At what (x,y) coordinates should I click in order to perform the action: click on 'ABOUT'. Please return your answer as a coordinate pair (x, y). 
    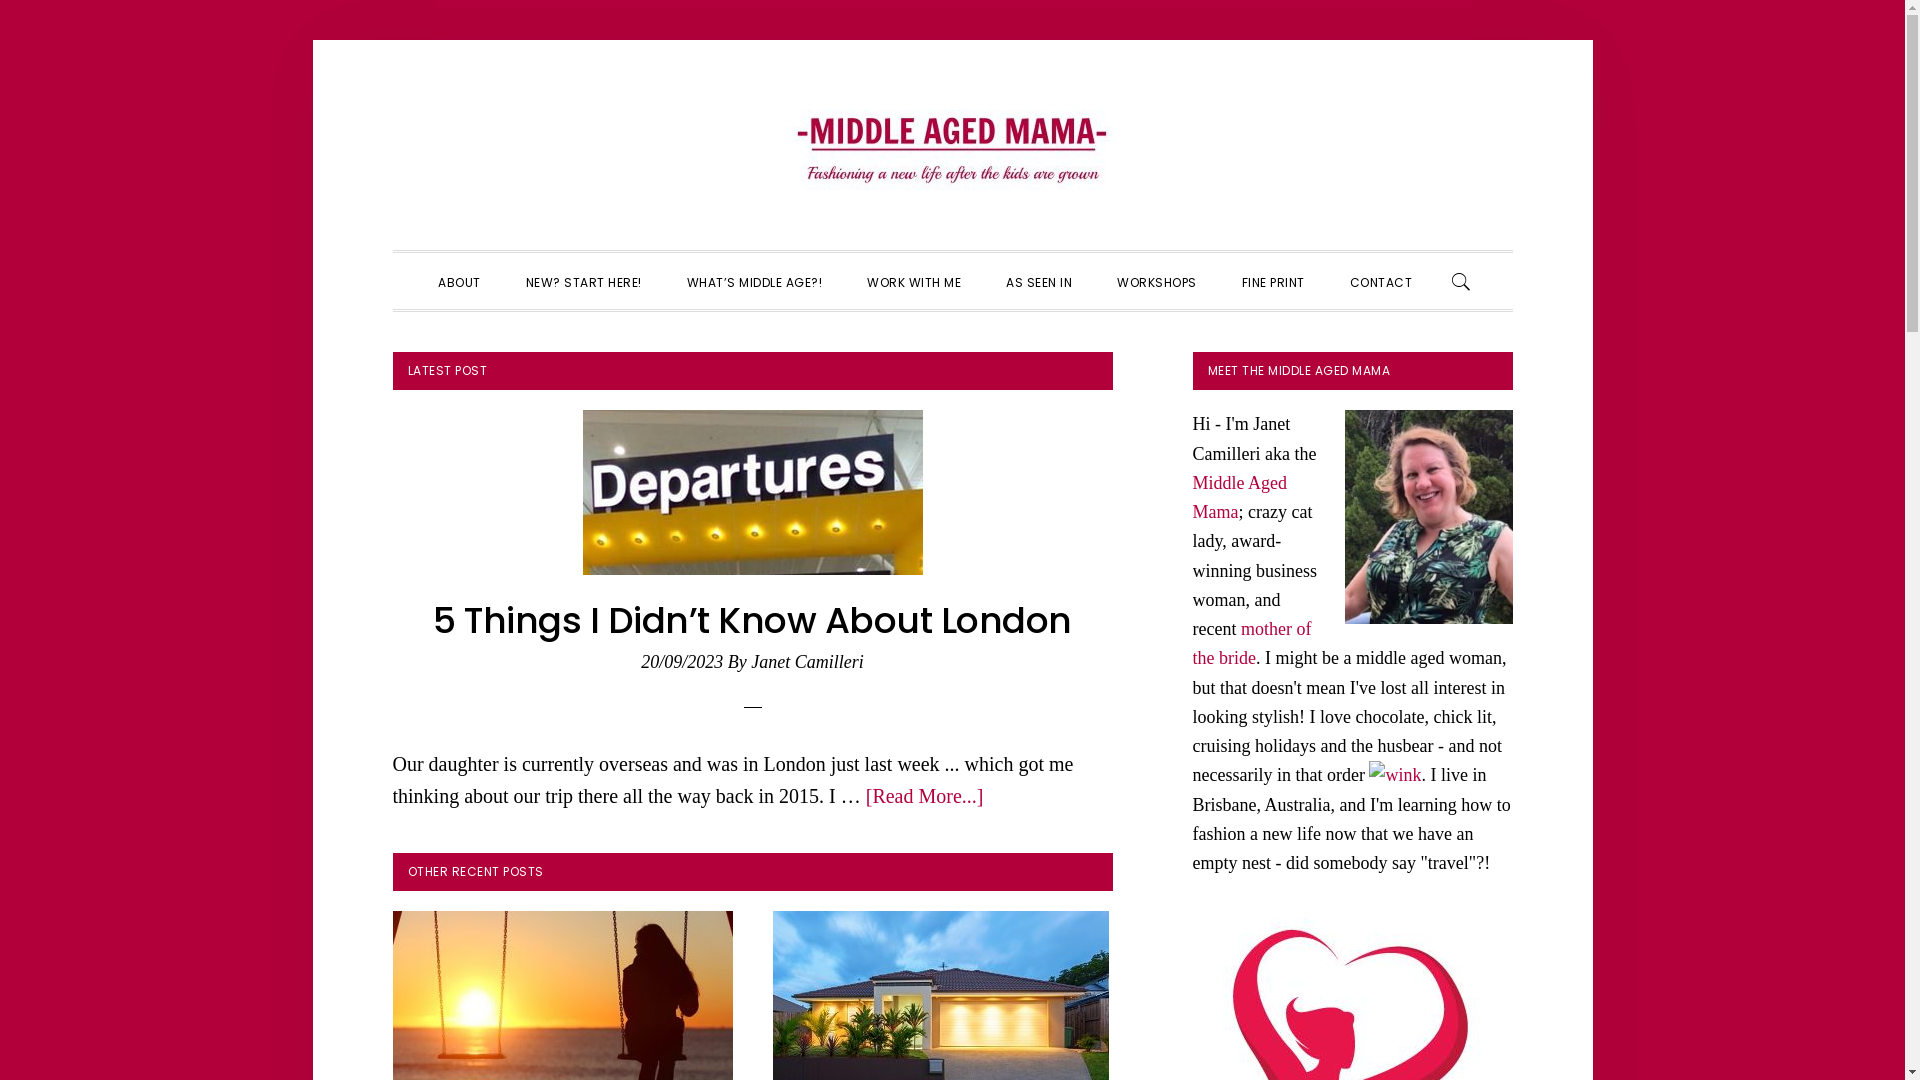
    Looking at the image, I should click on (458, 281).